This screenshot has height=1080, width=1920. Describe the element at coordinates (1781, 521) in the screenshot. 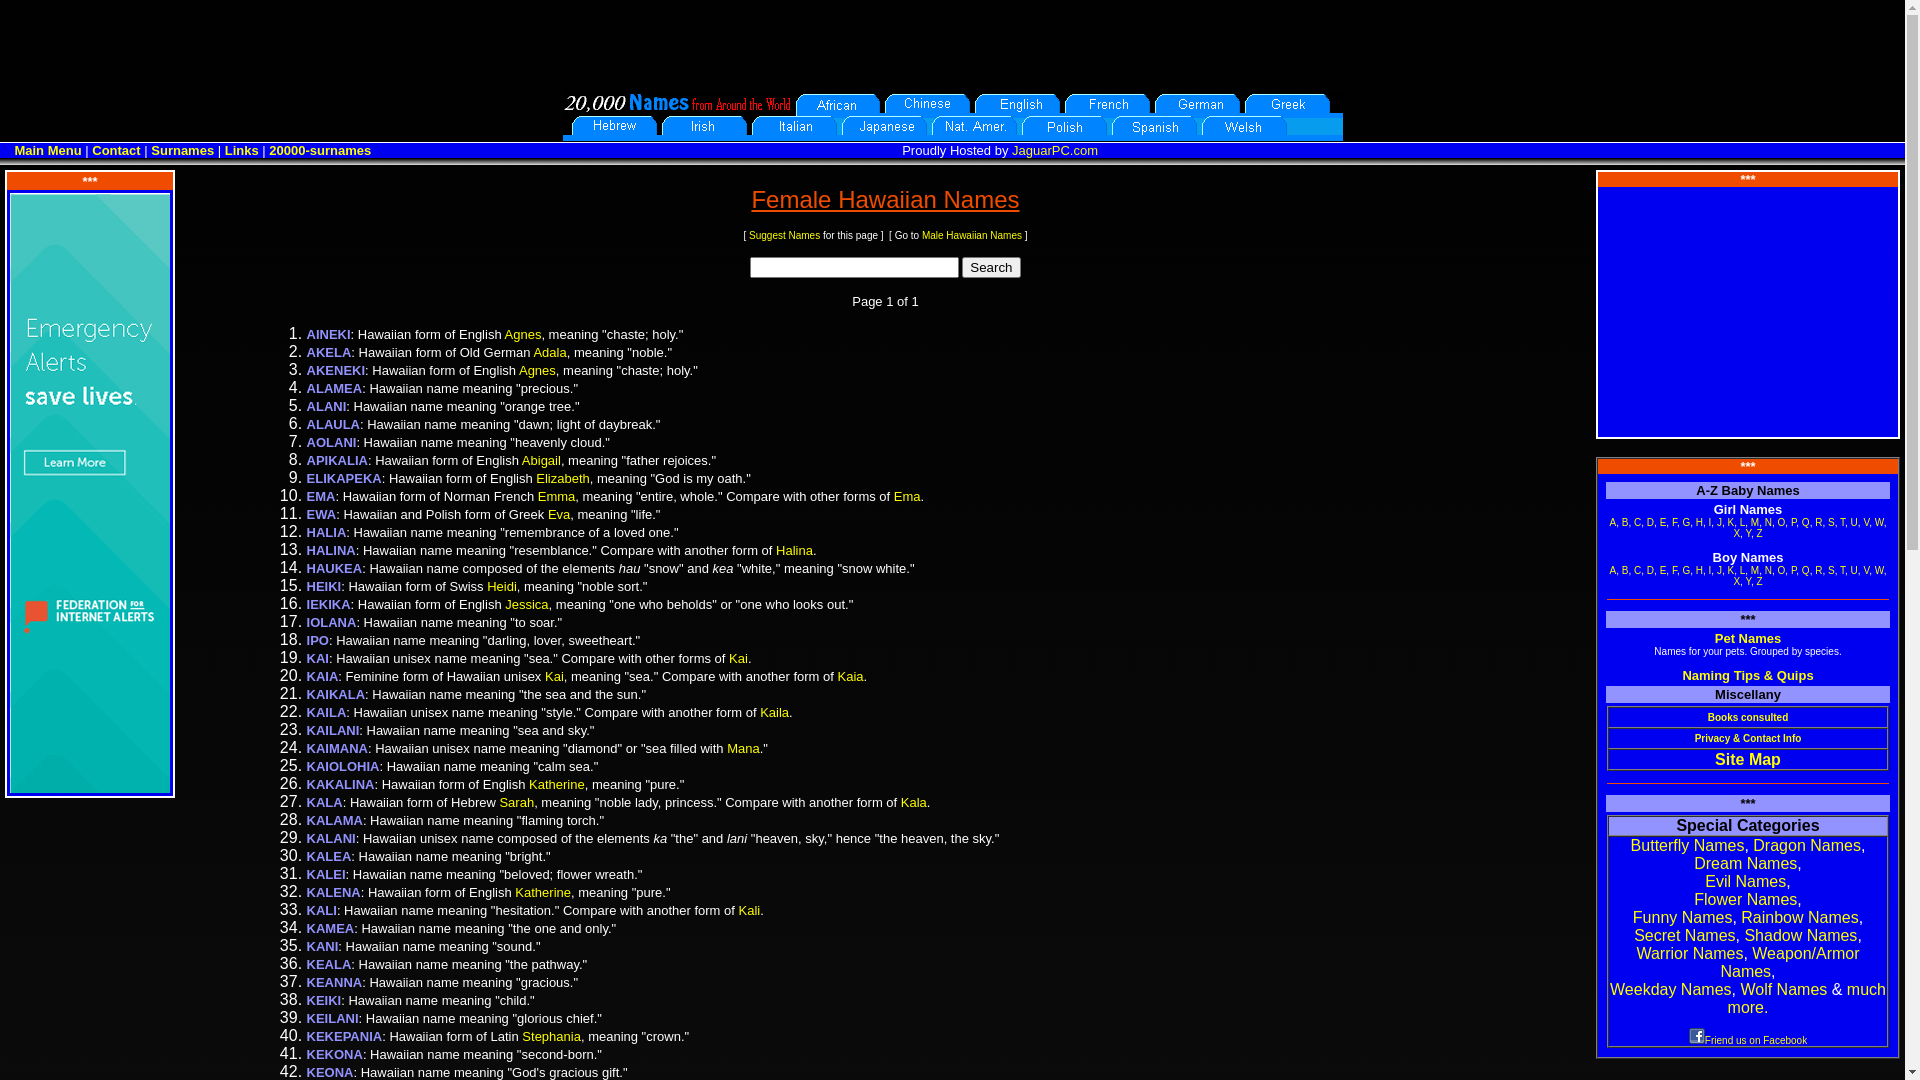

I see `'O'` at that location.